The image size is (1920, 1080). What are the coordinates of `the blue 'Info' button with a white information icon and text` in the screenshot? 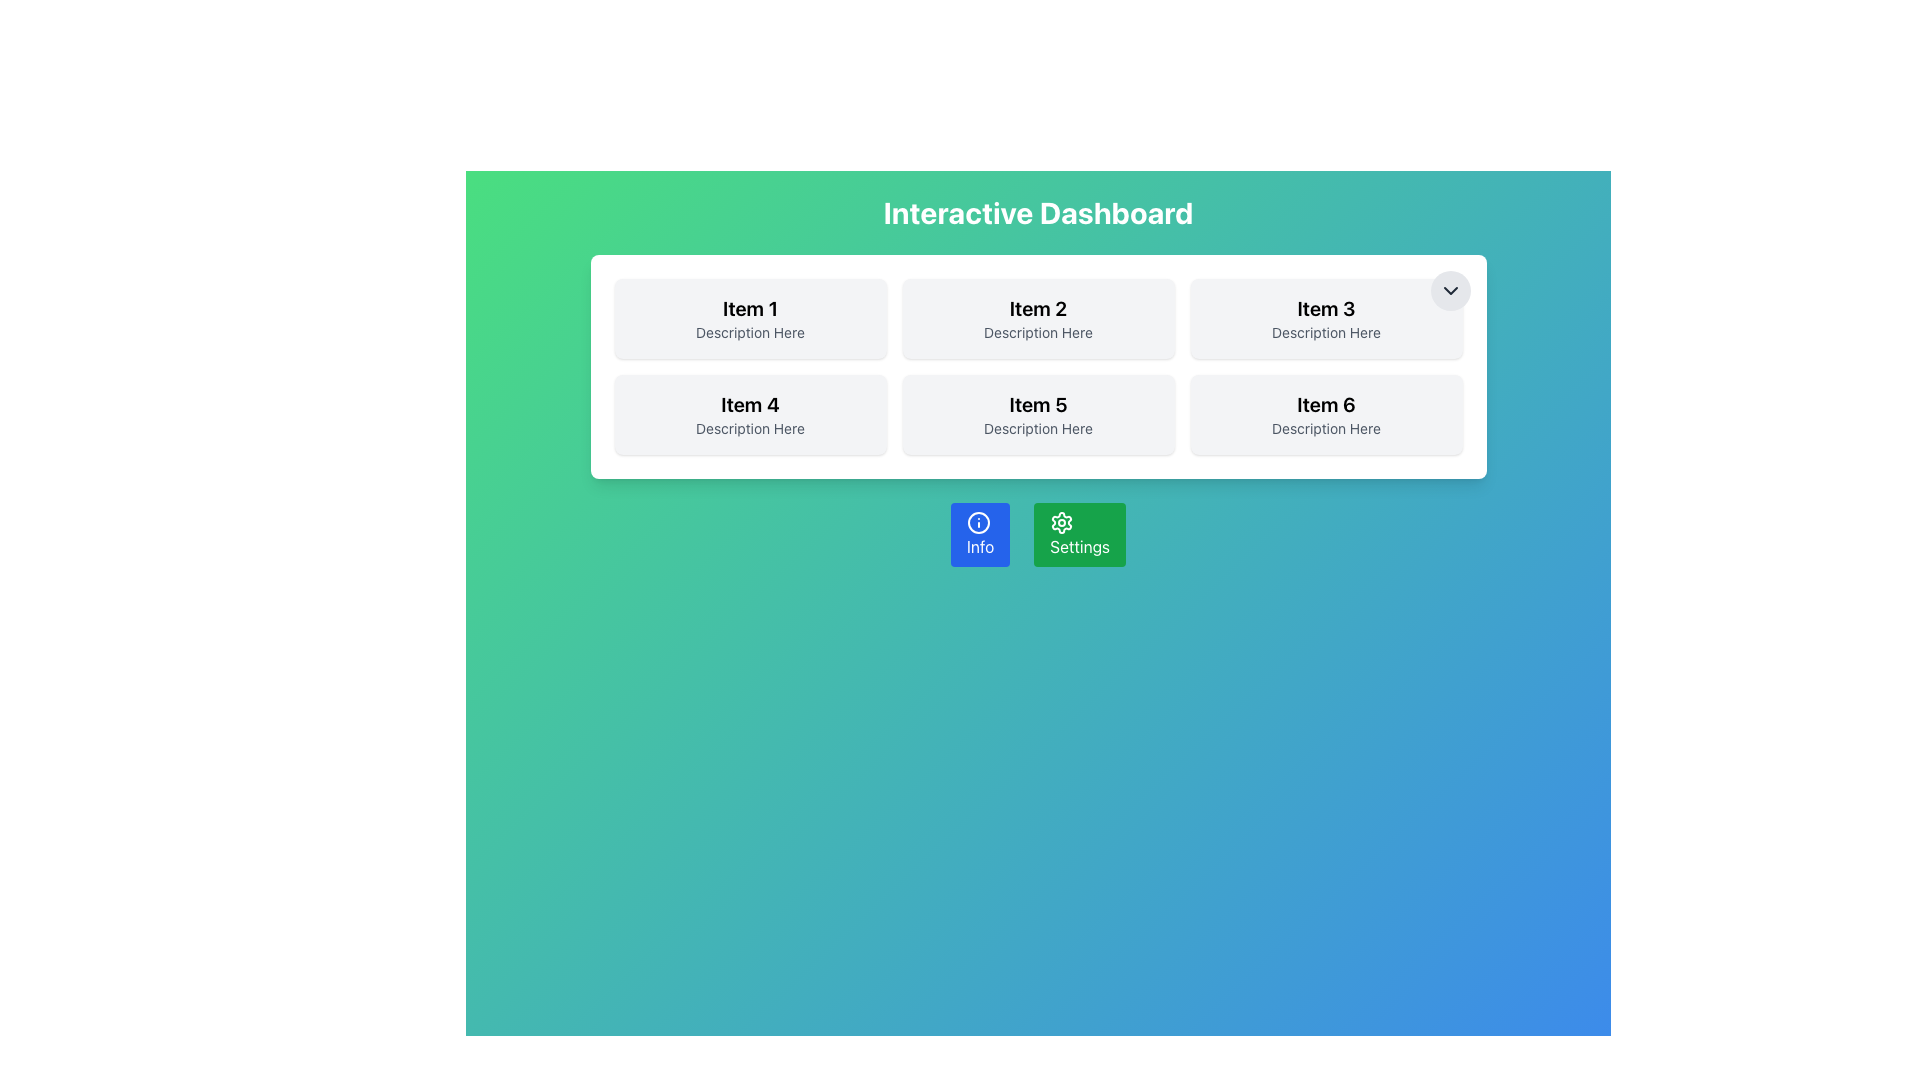 It's located at (980, 534).